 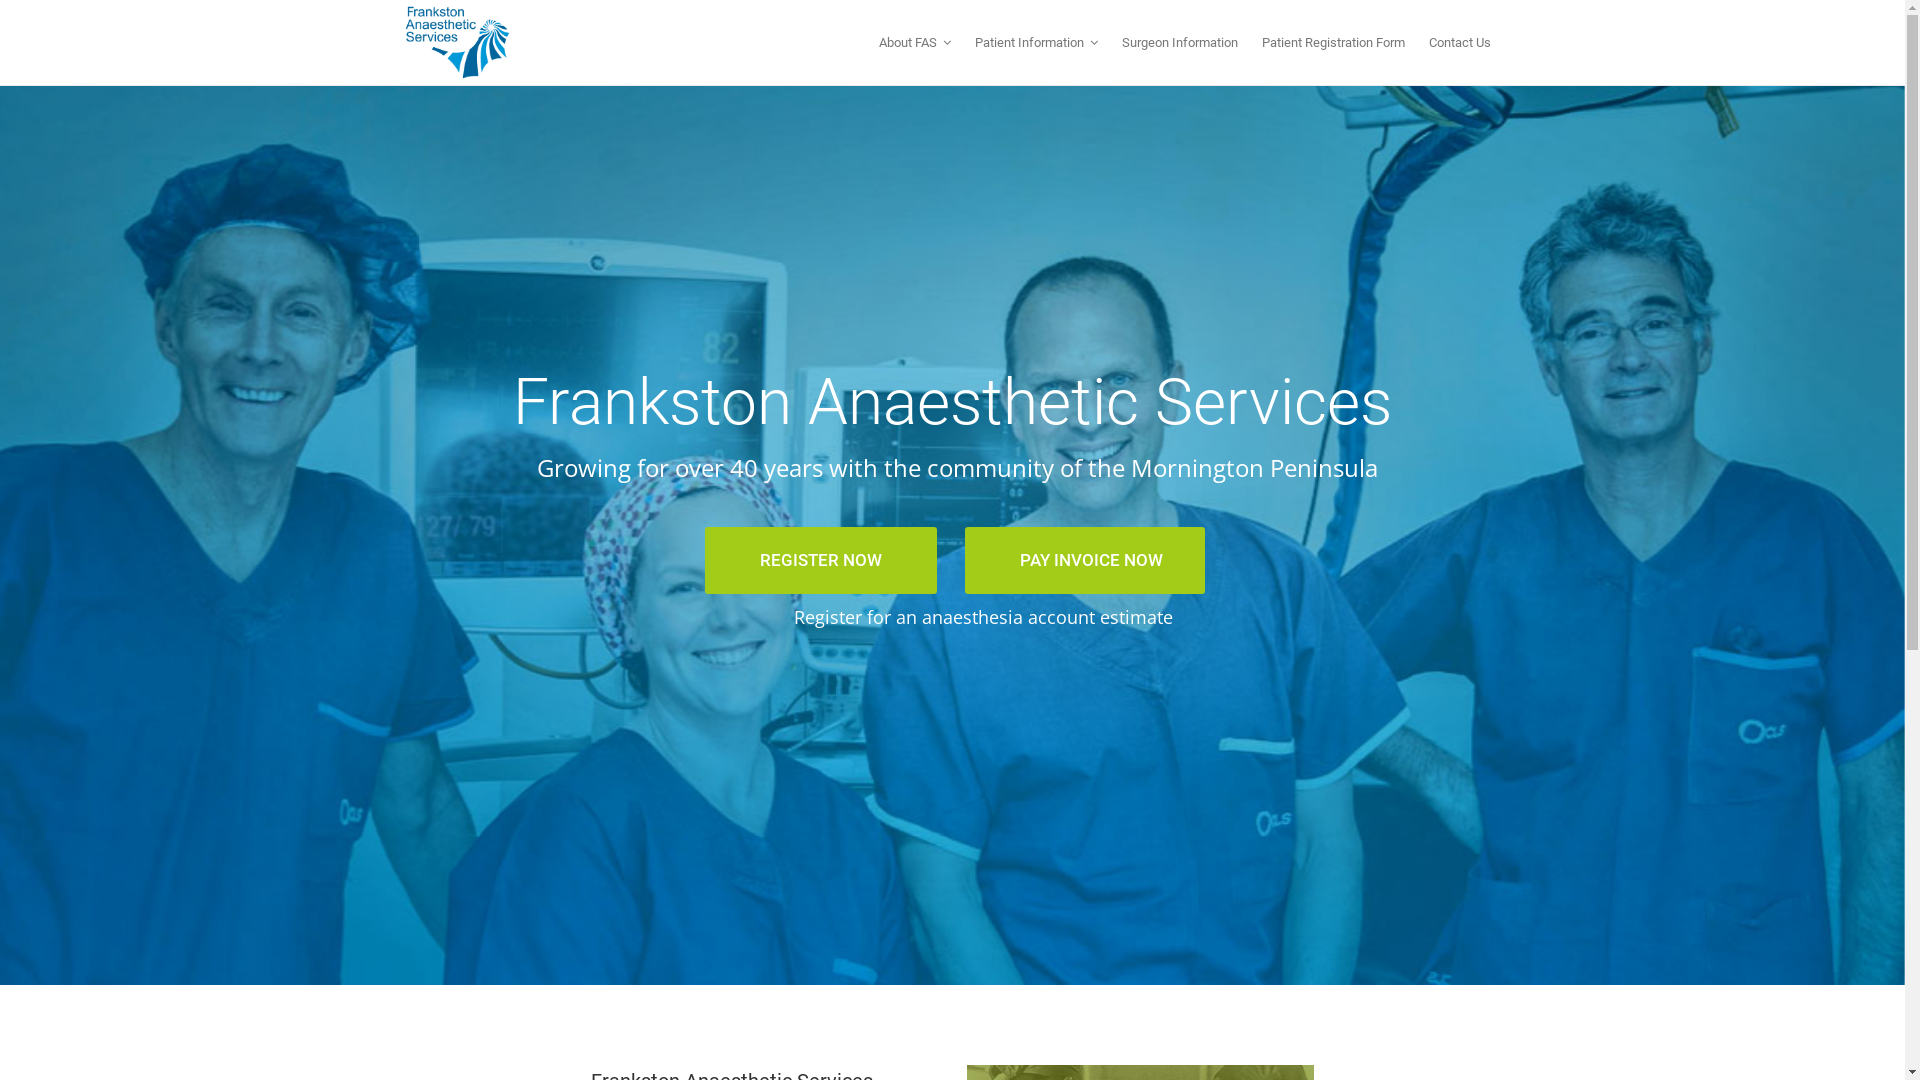 What do you see at coordinates (820, 560) in the screenshot?
I see `'REGISTER NOW'` at bounding box center [820, 560].